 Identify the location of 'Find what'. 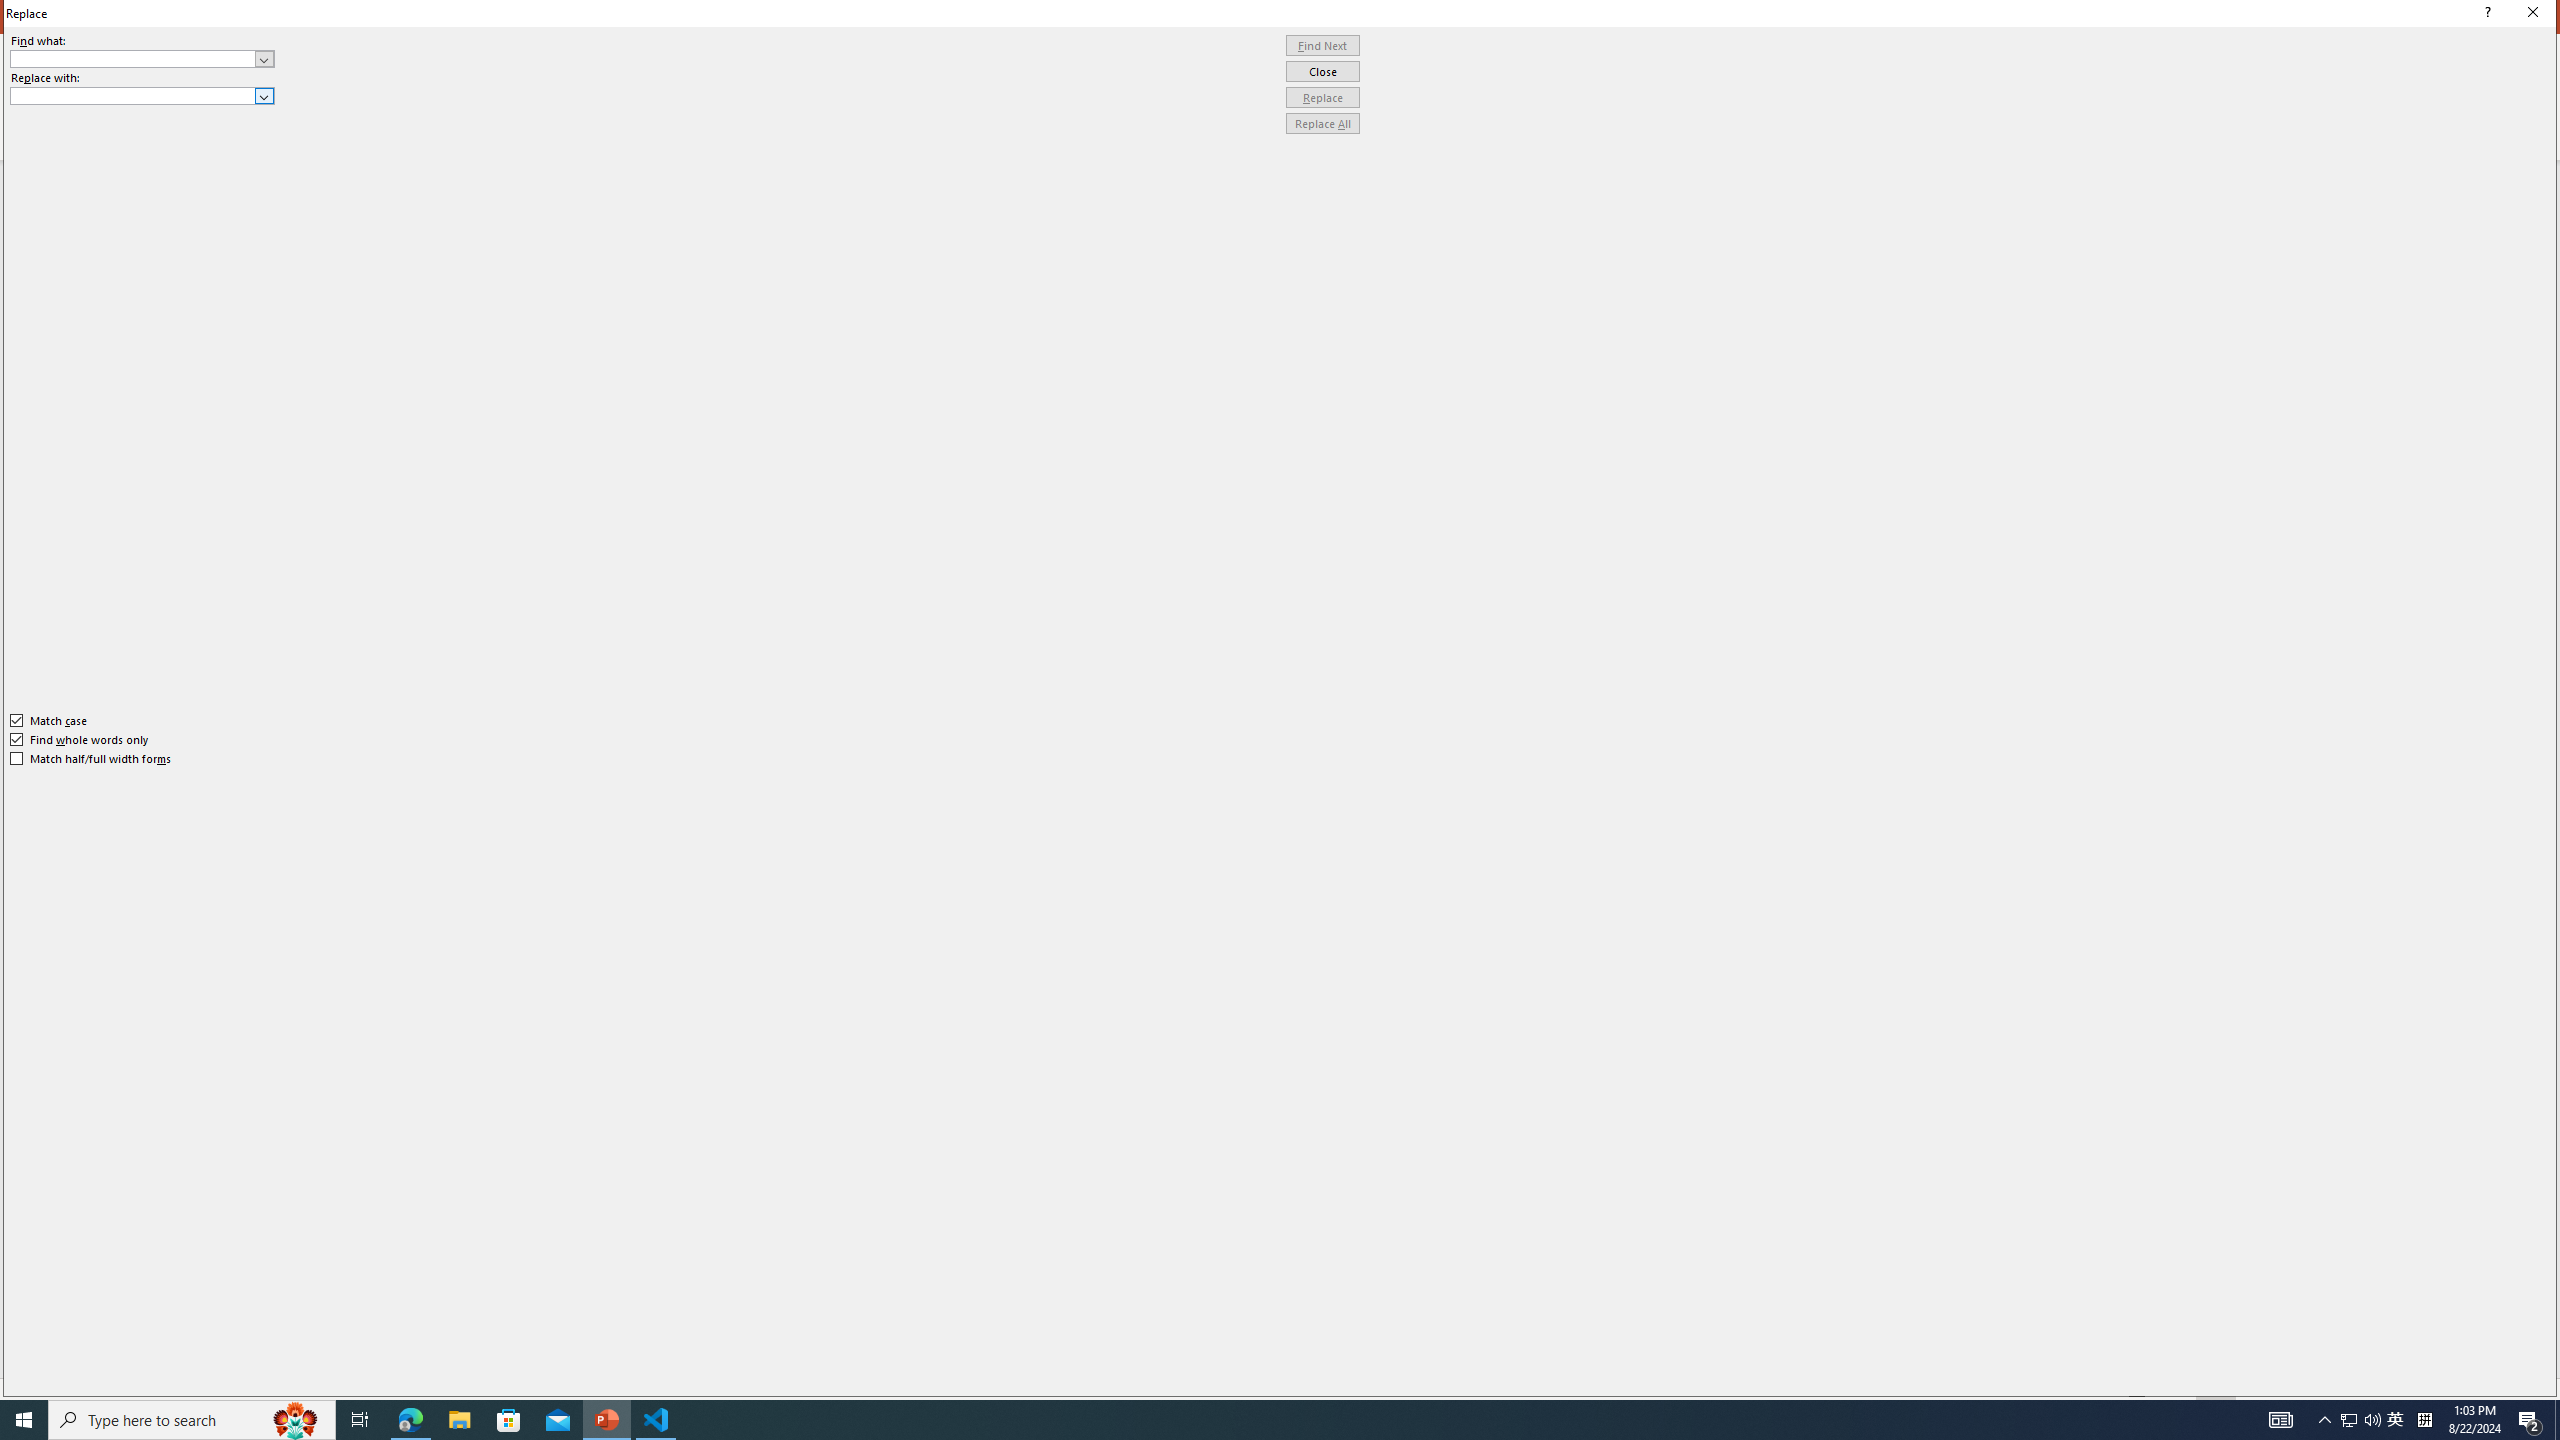
(142, 58).